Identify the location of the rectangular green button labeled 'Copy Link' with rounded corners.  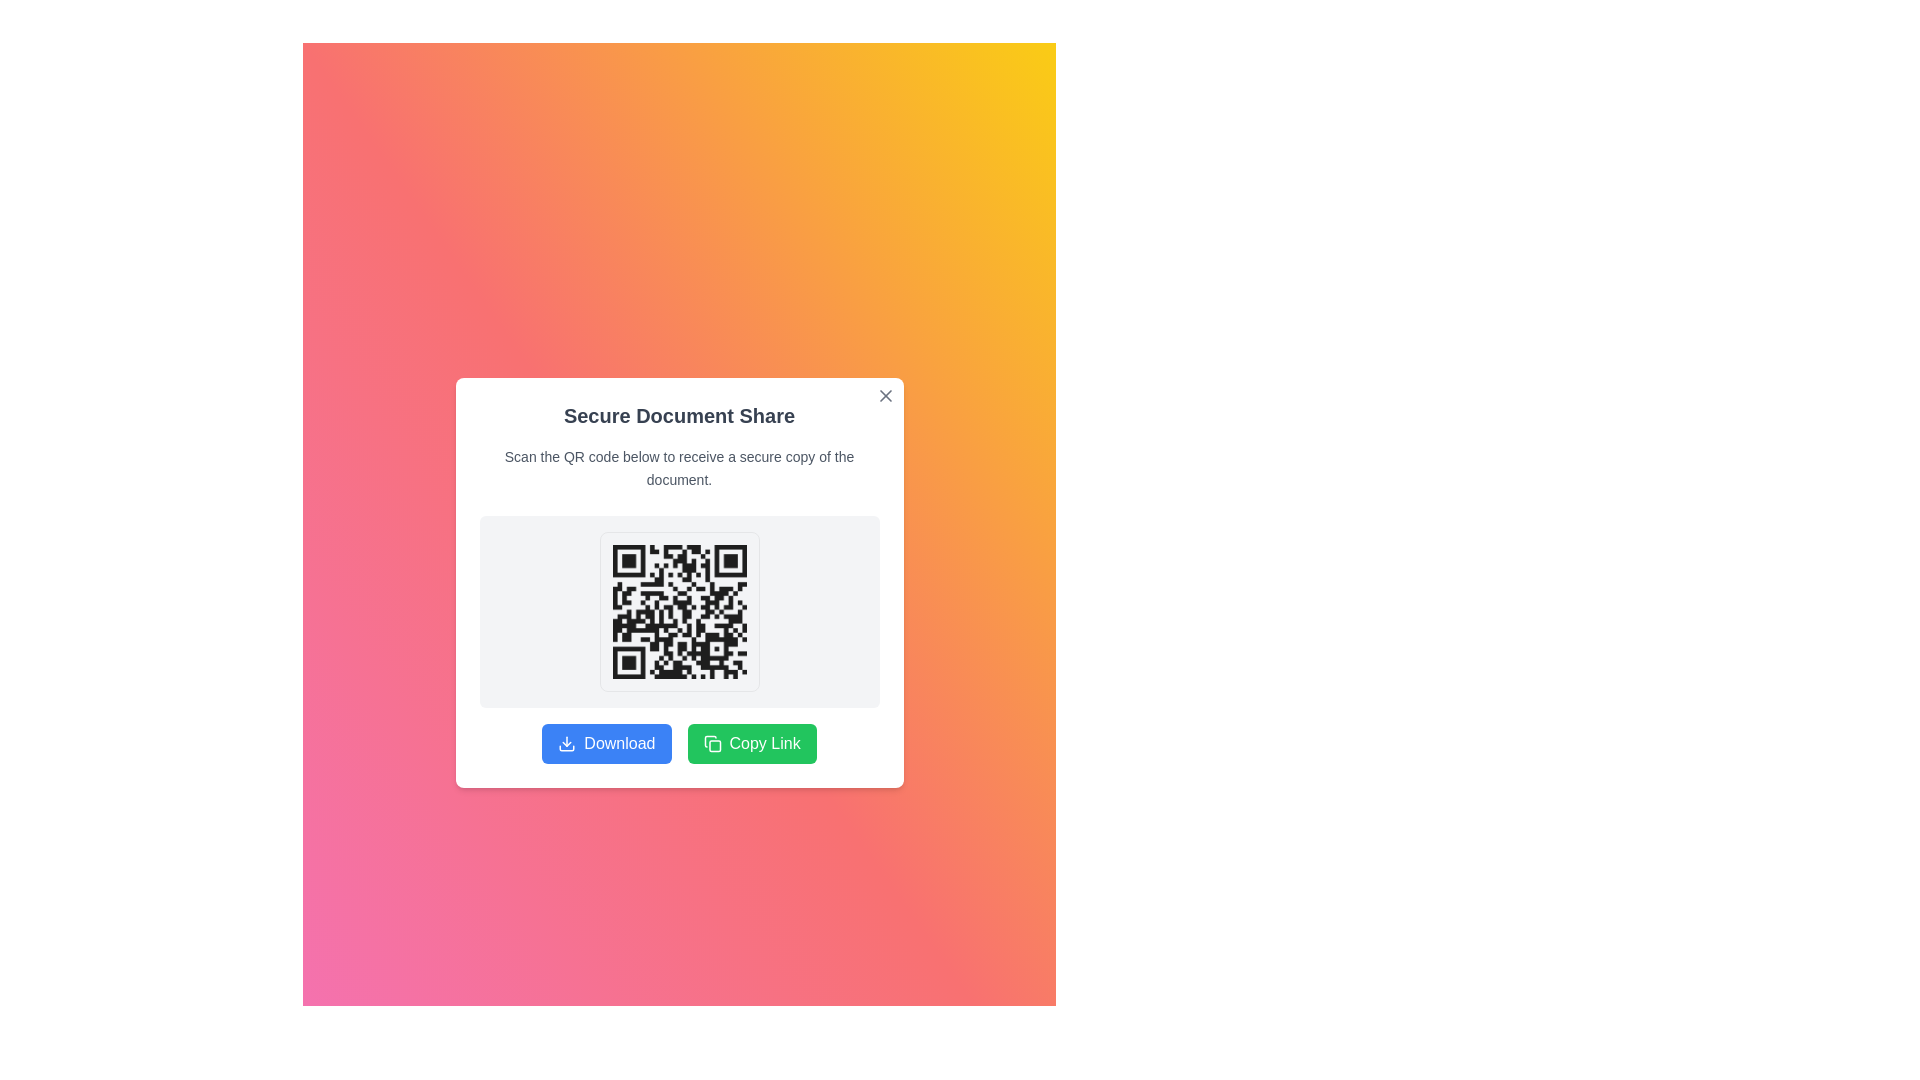
(751, 743).